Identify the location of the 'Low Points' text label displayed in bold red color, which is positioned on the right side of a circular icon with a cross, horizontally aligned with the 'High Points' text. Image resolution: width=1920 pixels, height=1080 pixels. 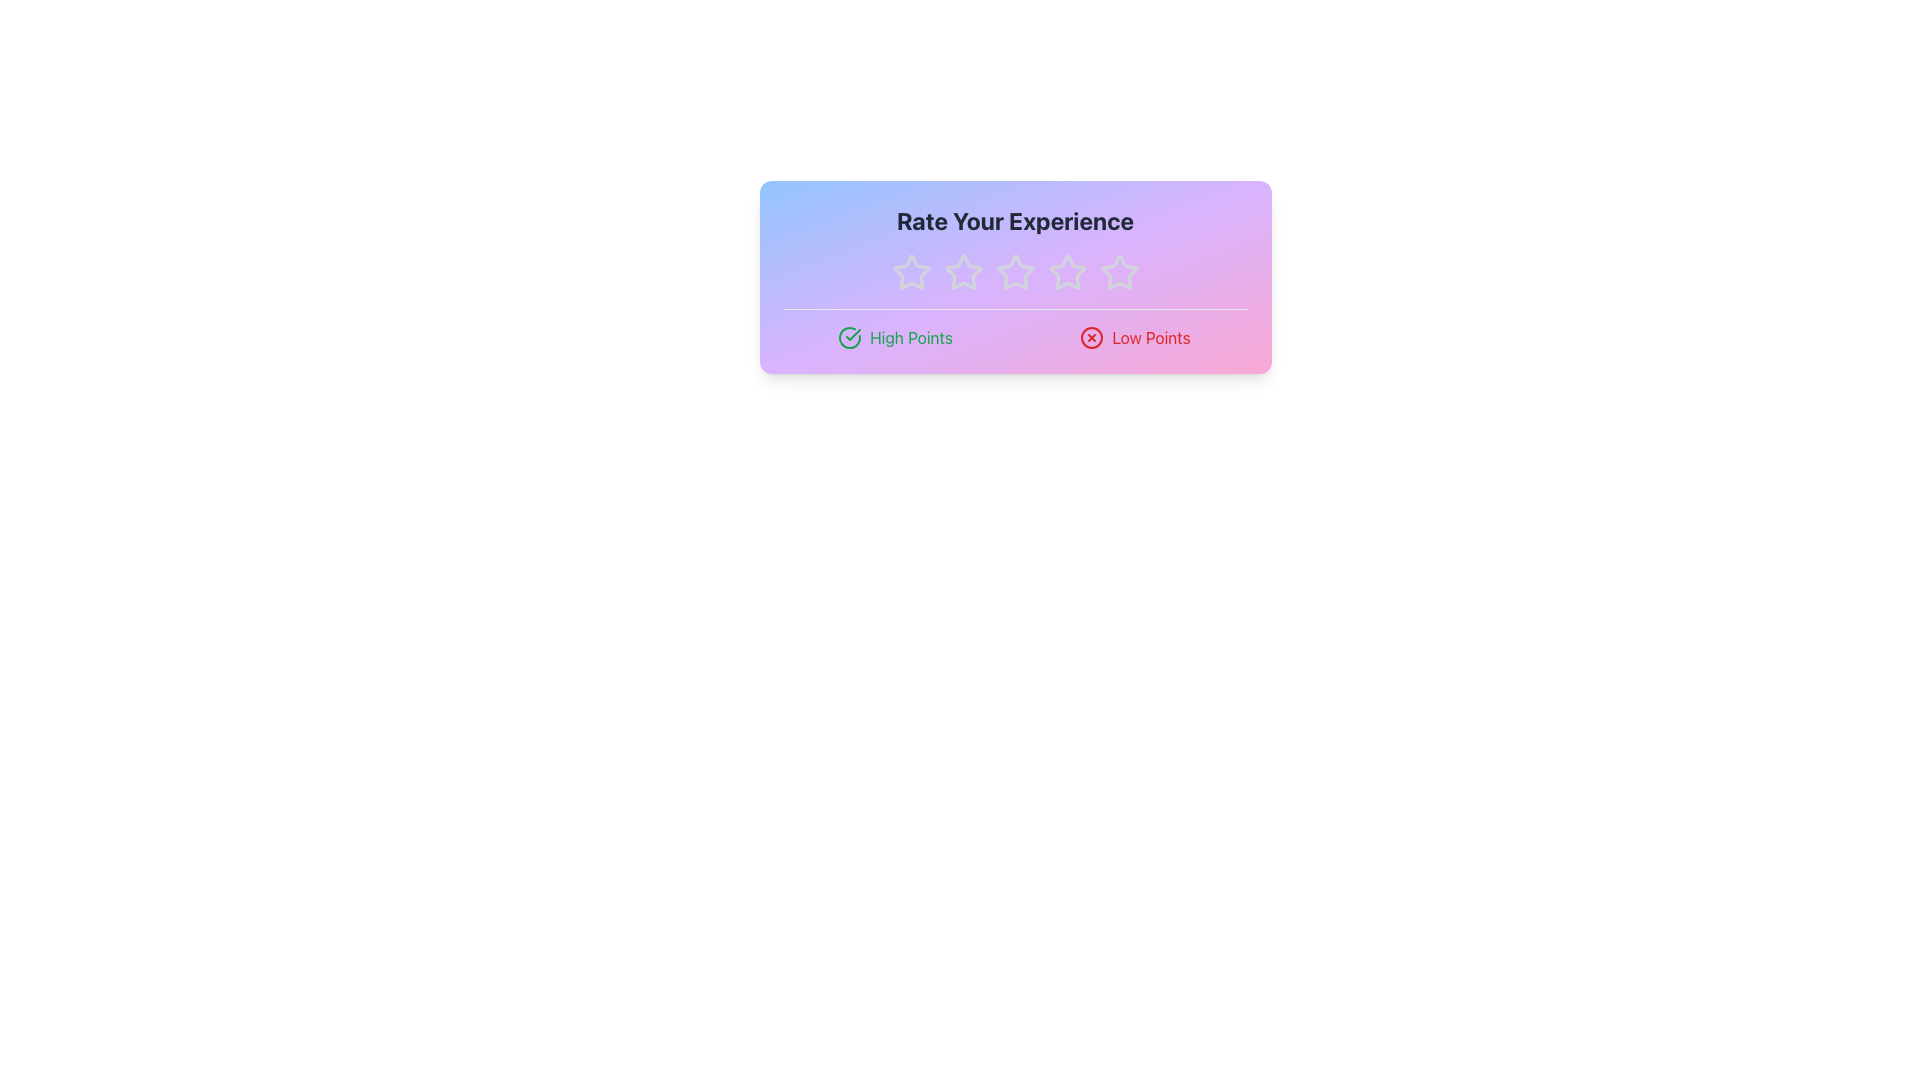
(1151, 337).